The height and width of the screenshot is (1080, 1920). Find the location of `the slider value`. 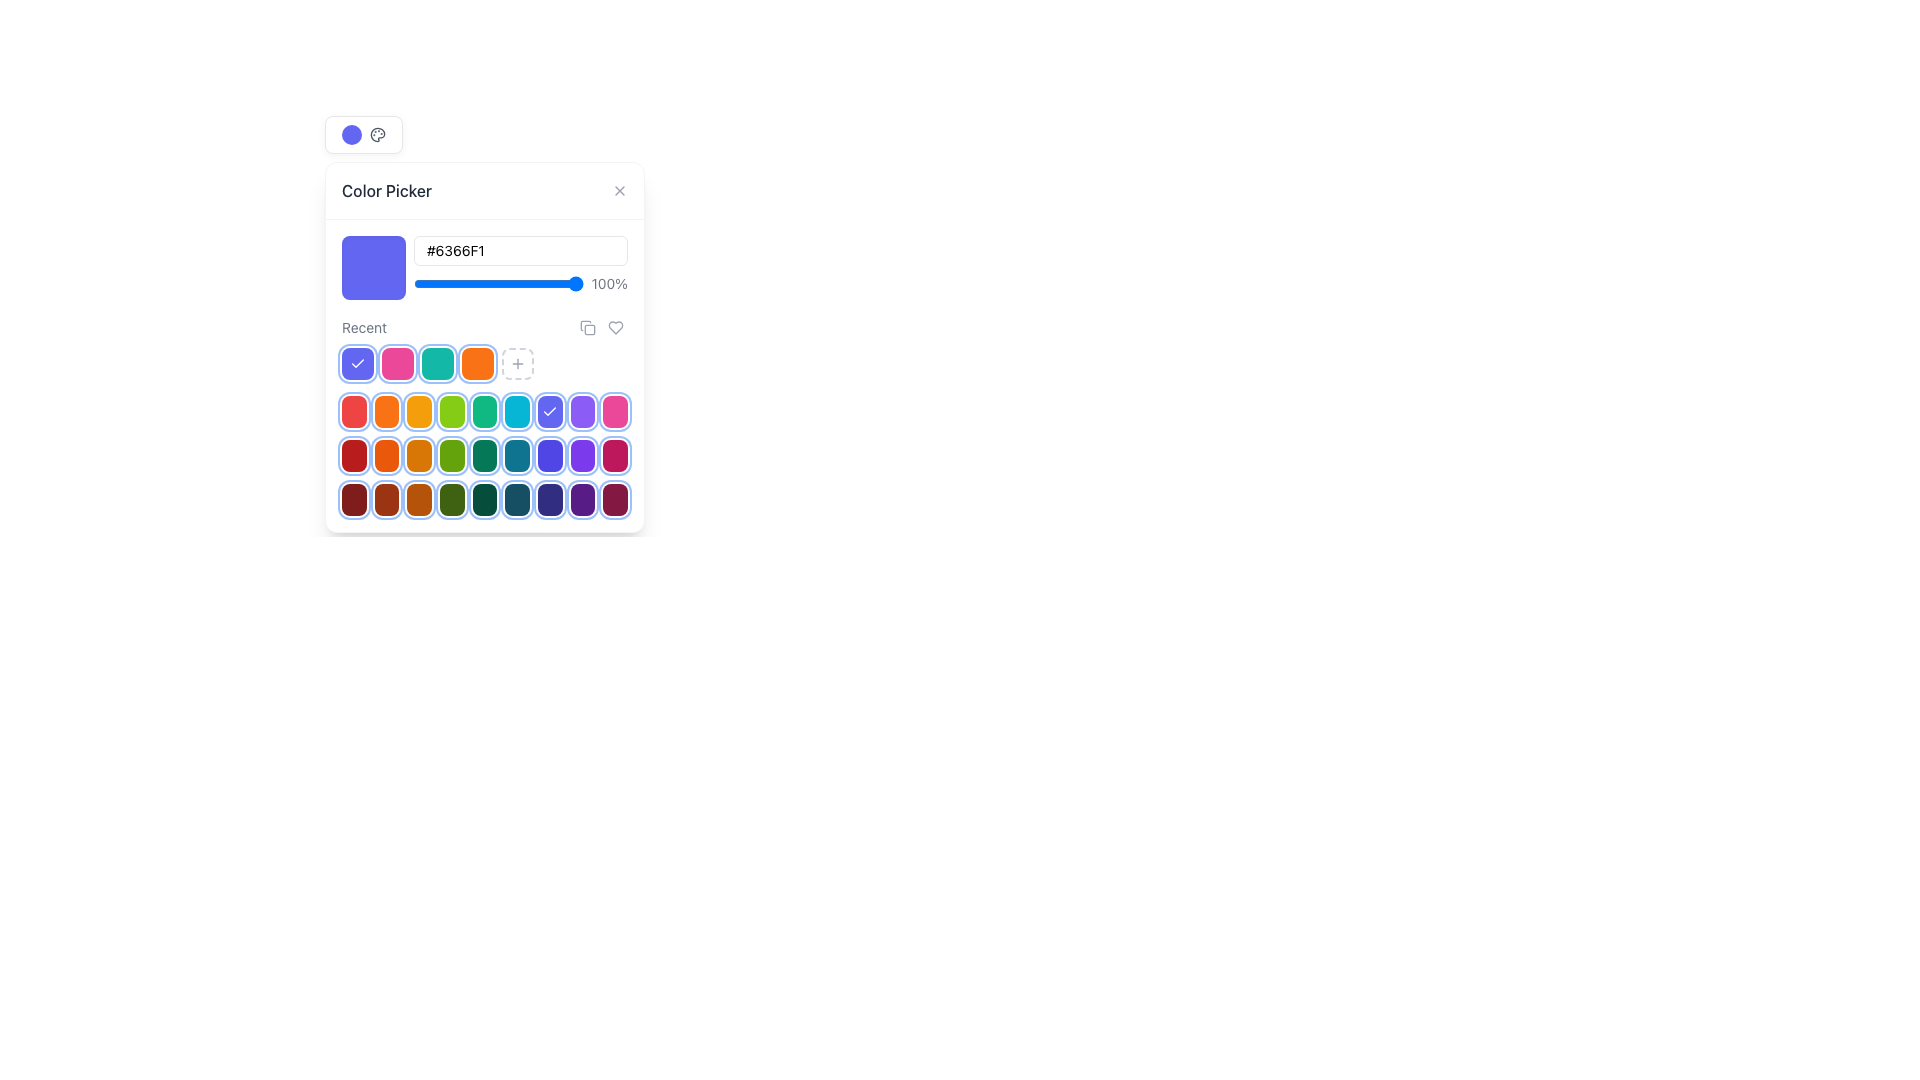

the slider value is located at coordinates (565, 284).